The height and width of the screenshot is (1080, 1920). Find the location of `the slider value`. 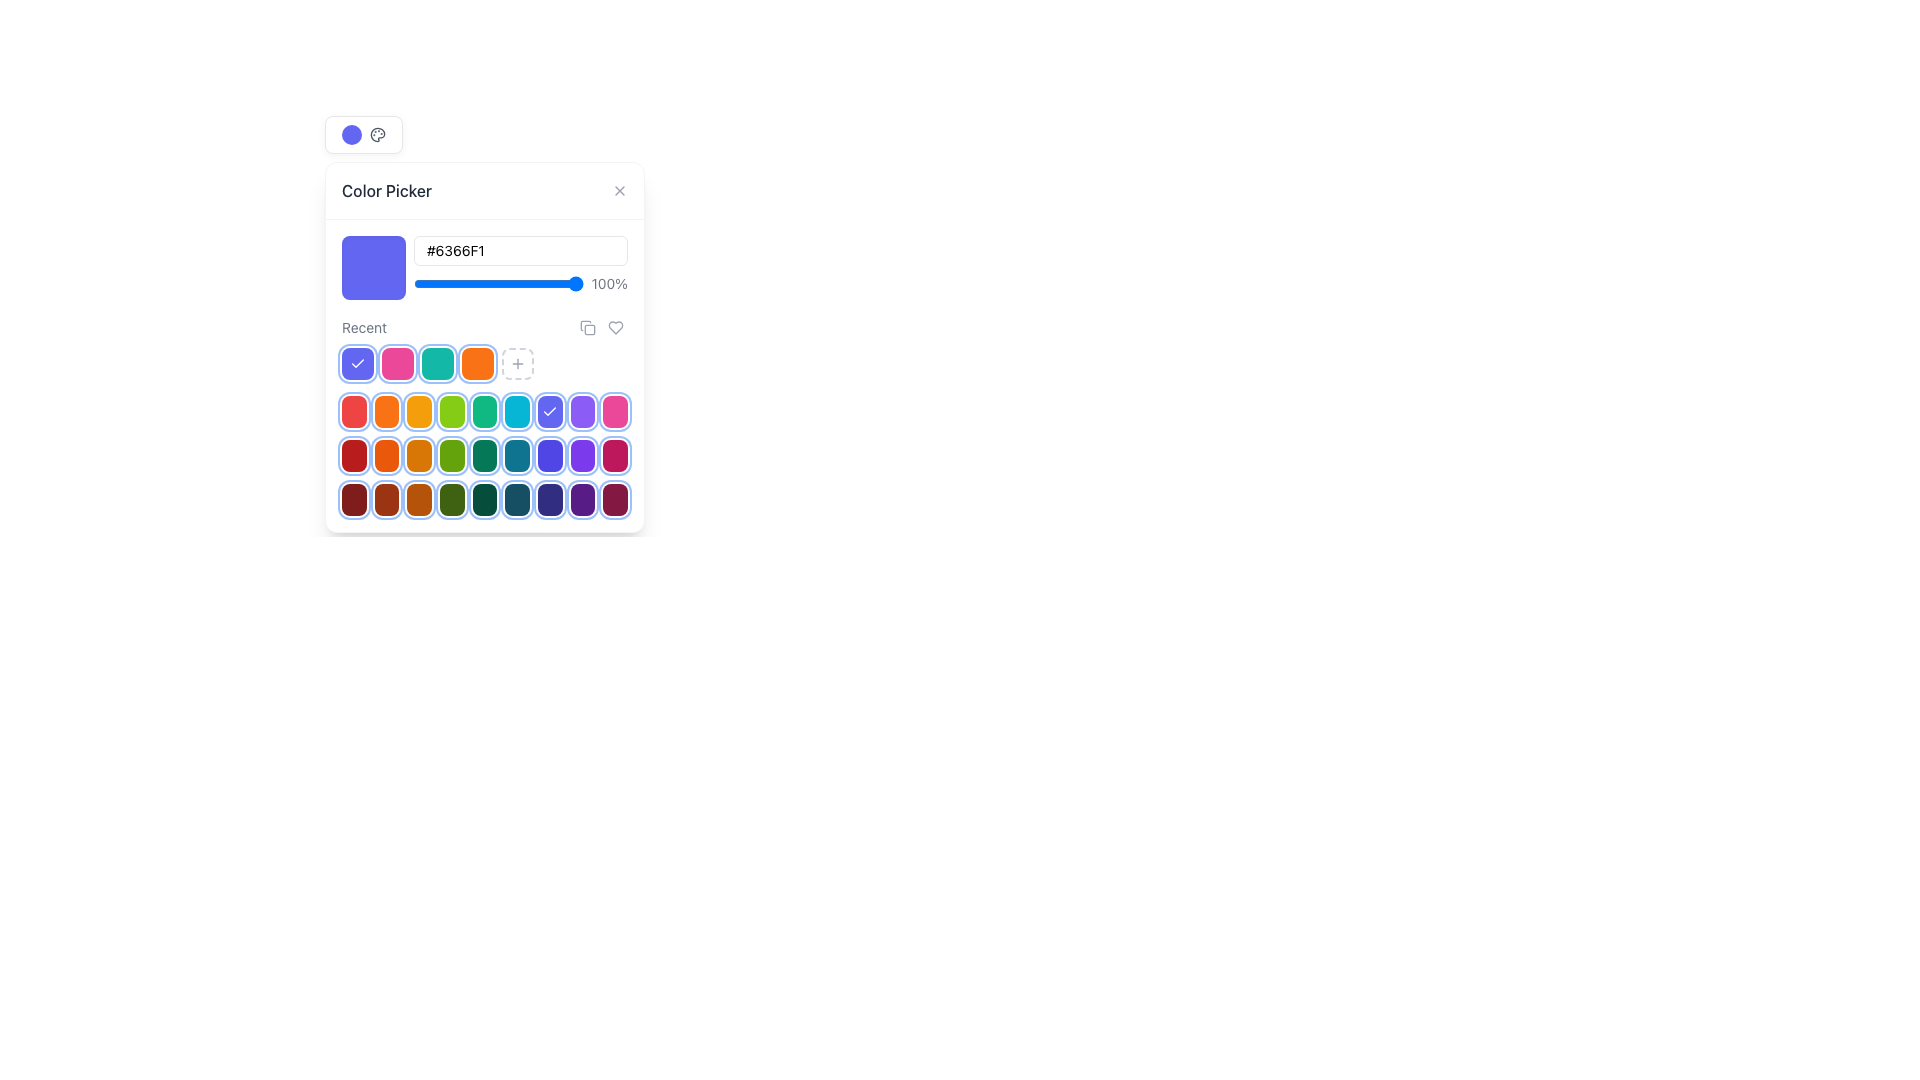

the slider value is located at coordinates (565, 284).